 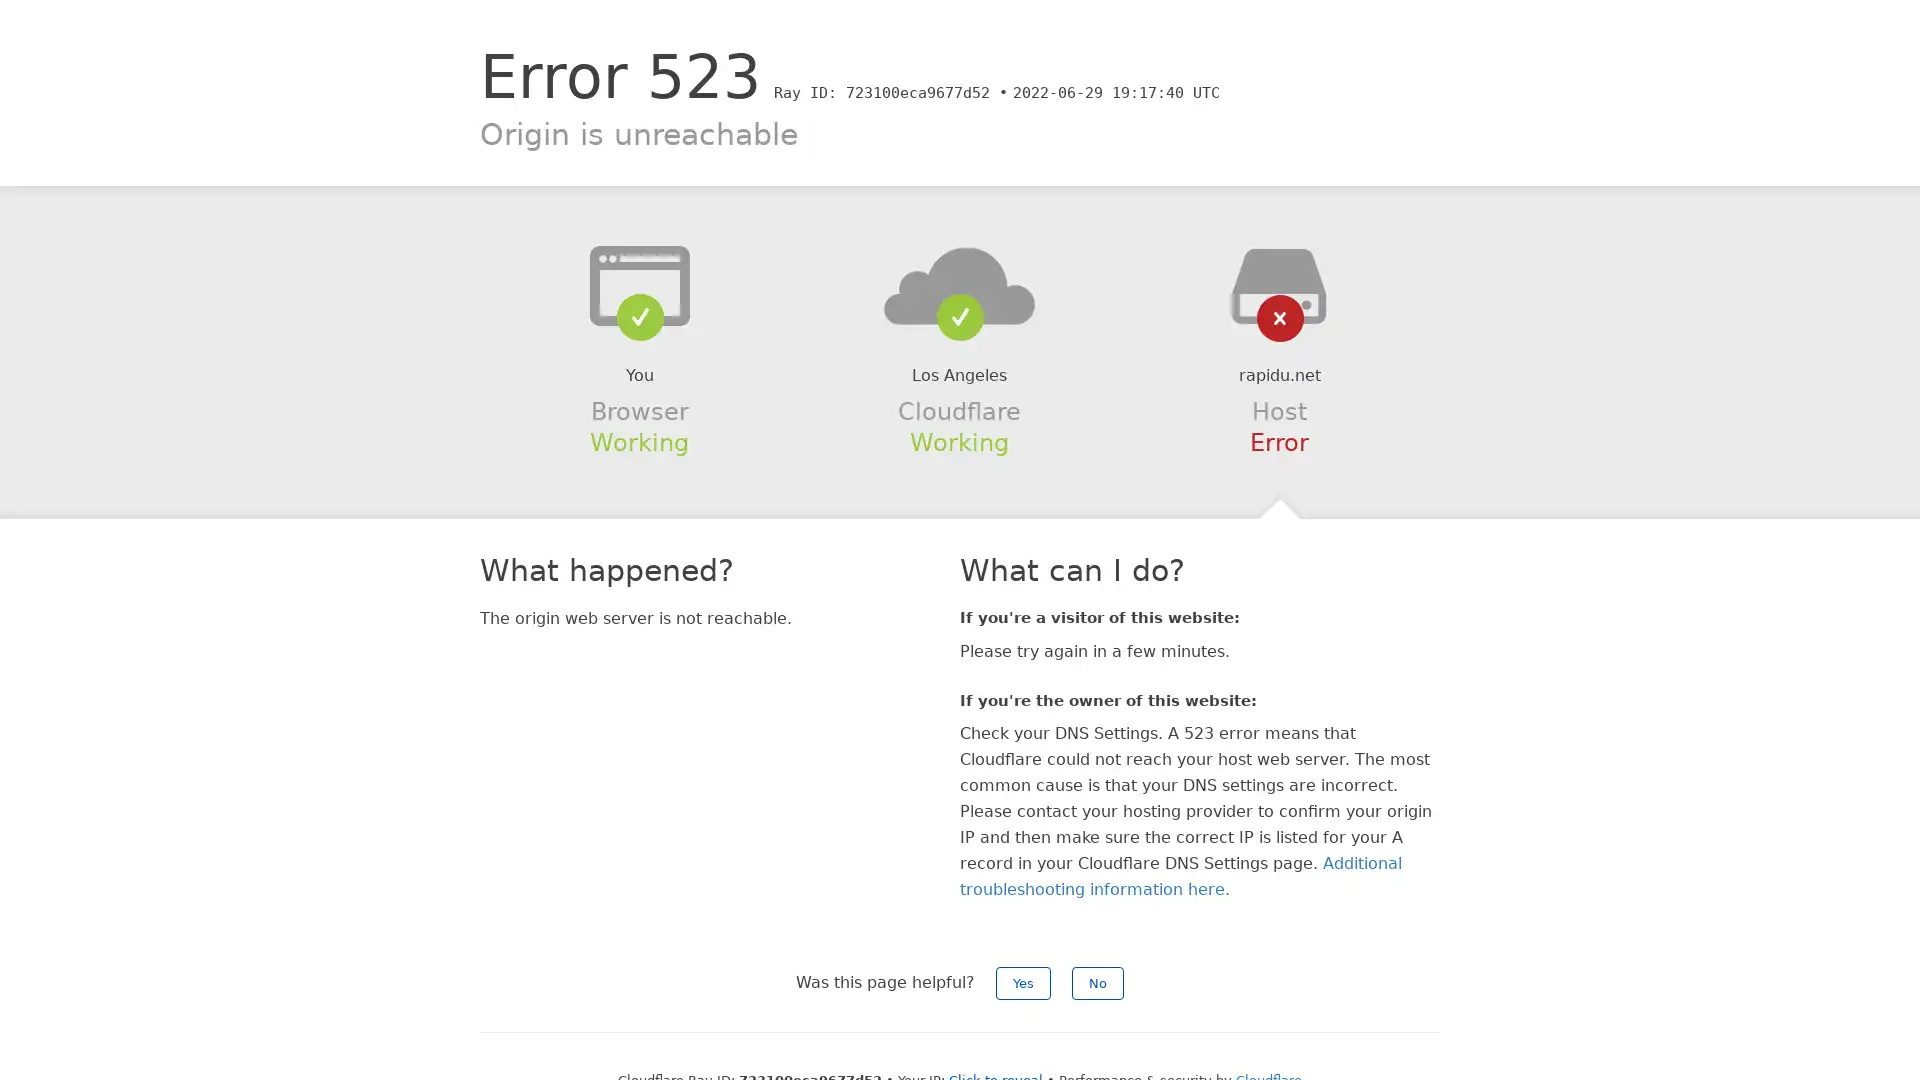 What do you see at coordinates (1097, 982) in the screenshot?
I see `No` at bounding box center [1097, 982].